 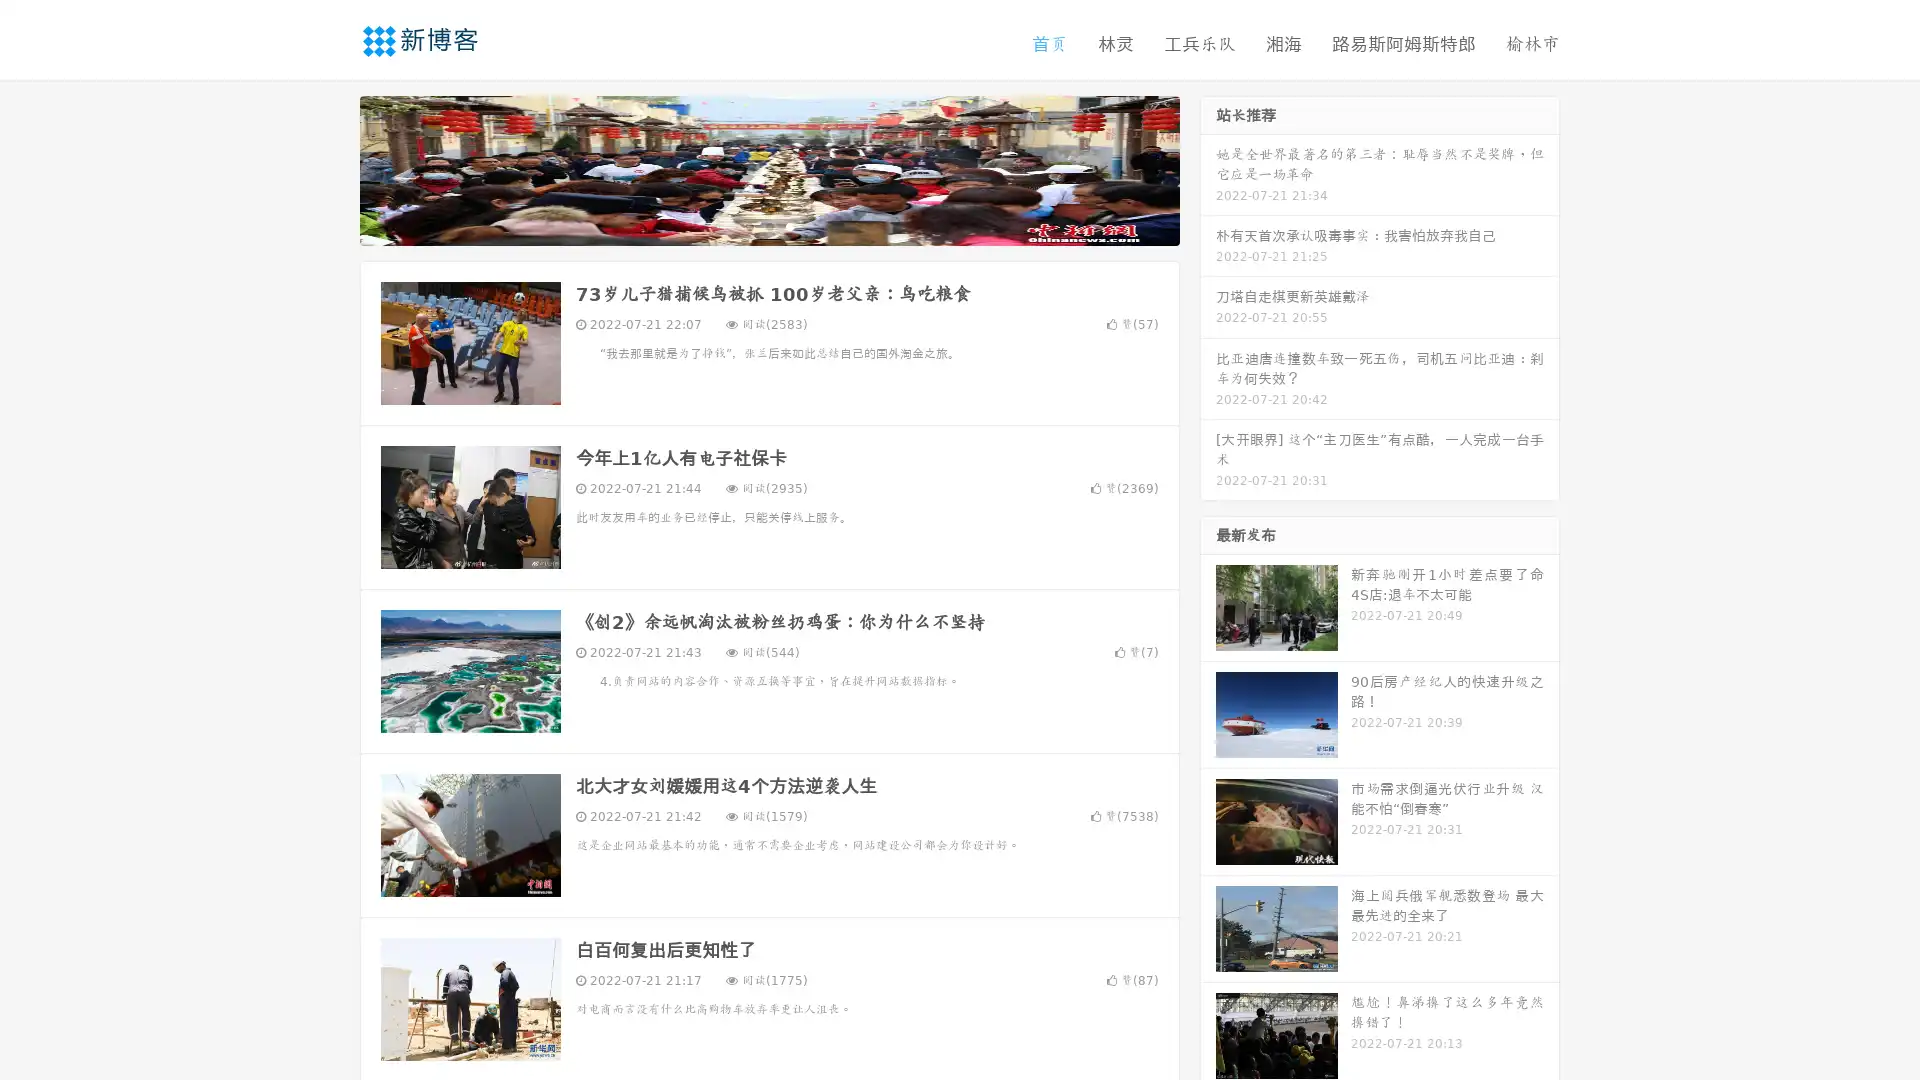 What do you see at coordinates (330, 168) in the screenshot?
I see `Previous slide` at bounding box center [330, 168].